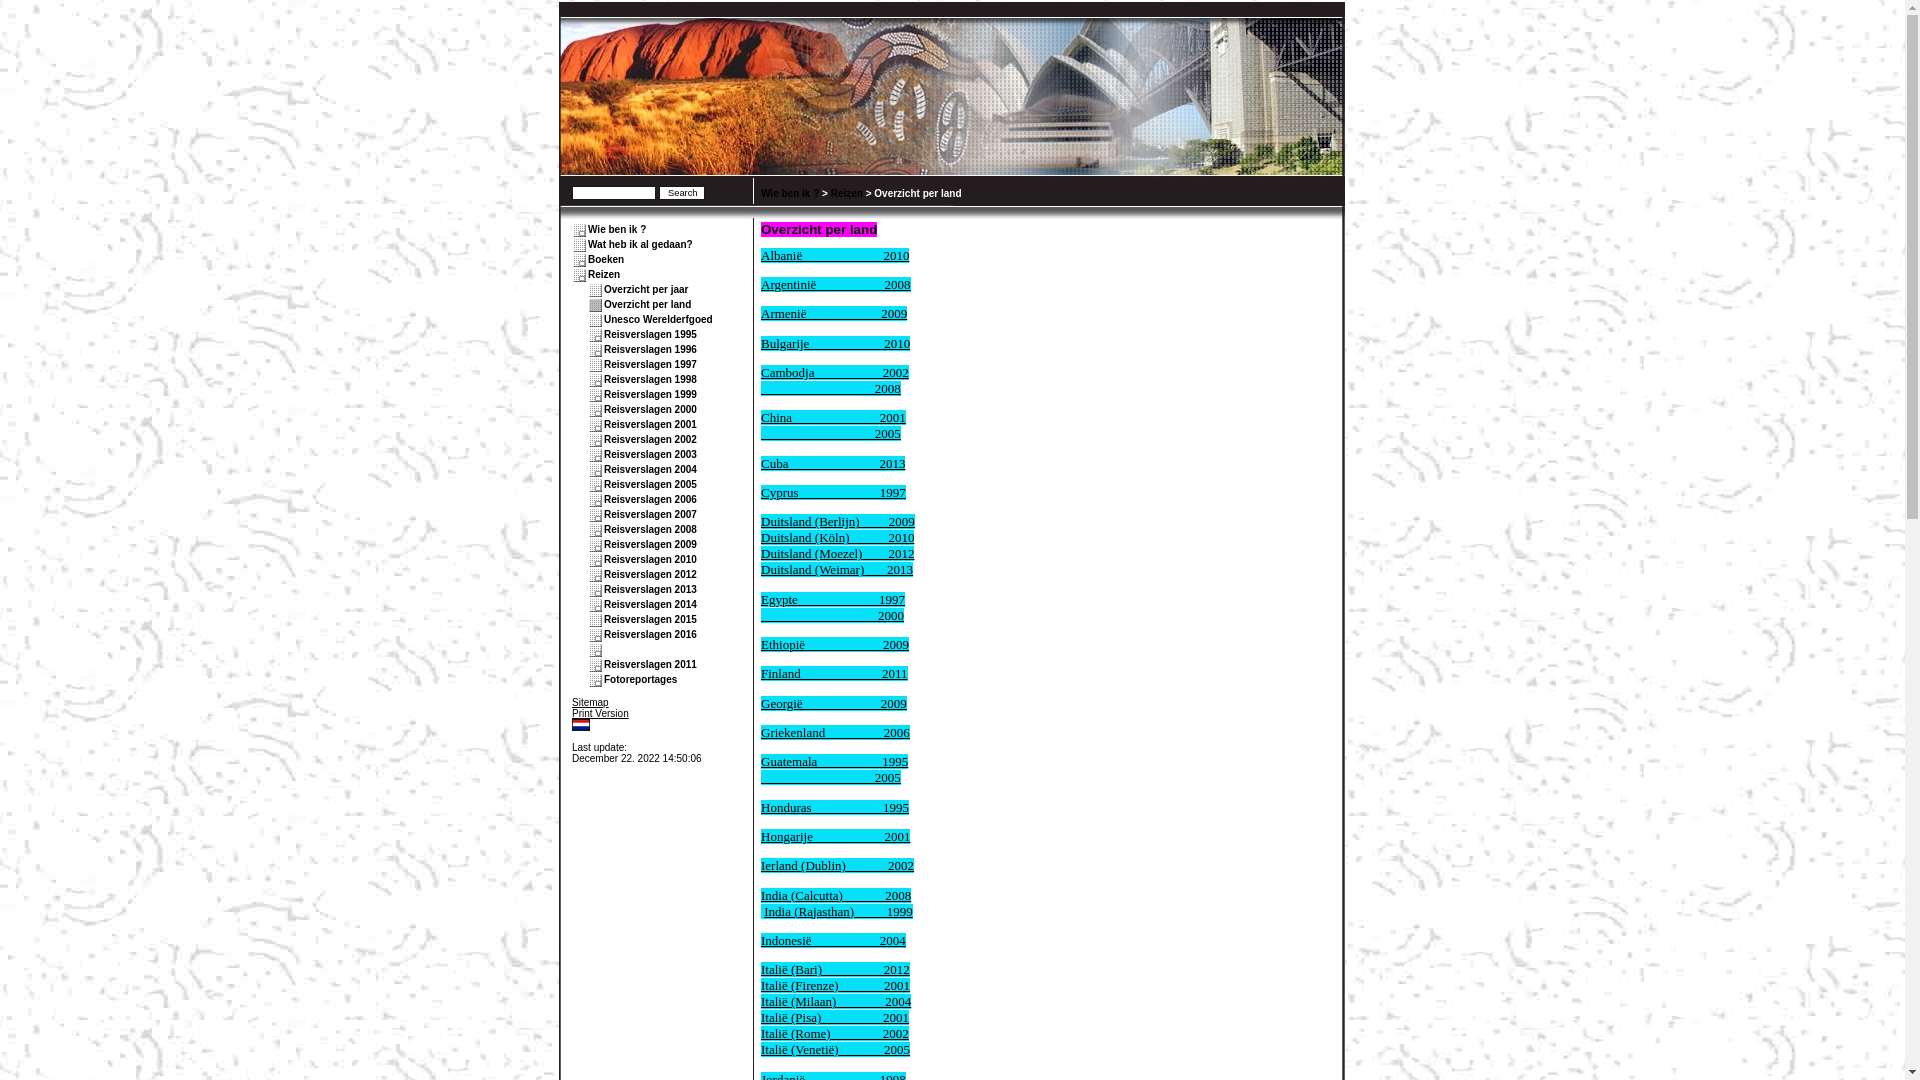 The width and height of the screenshot is (1920, 1080). Describe the element at coordinates (650, 484) in the screenshot. I see `'Reisverslagen 2005'` at that location.